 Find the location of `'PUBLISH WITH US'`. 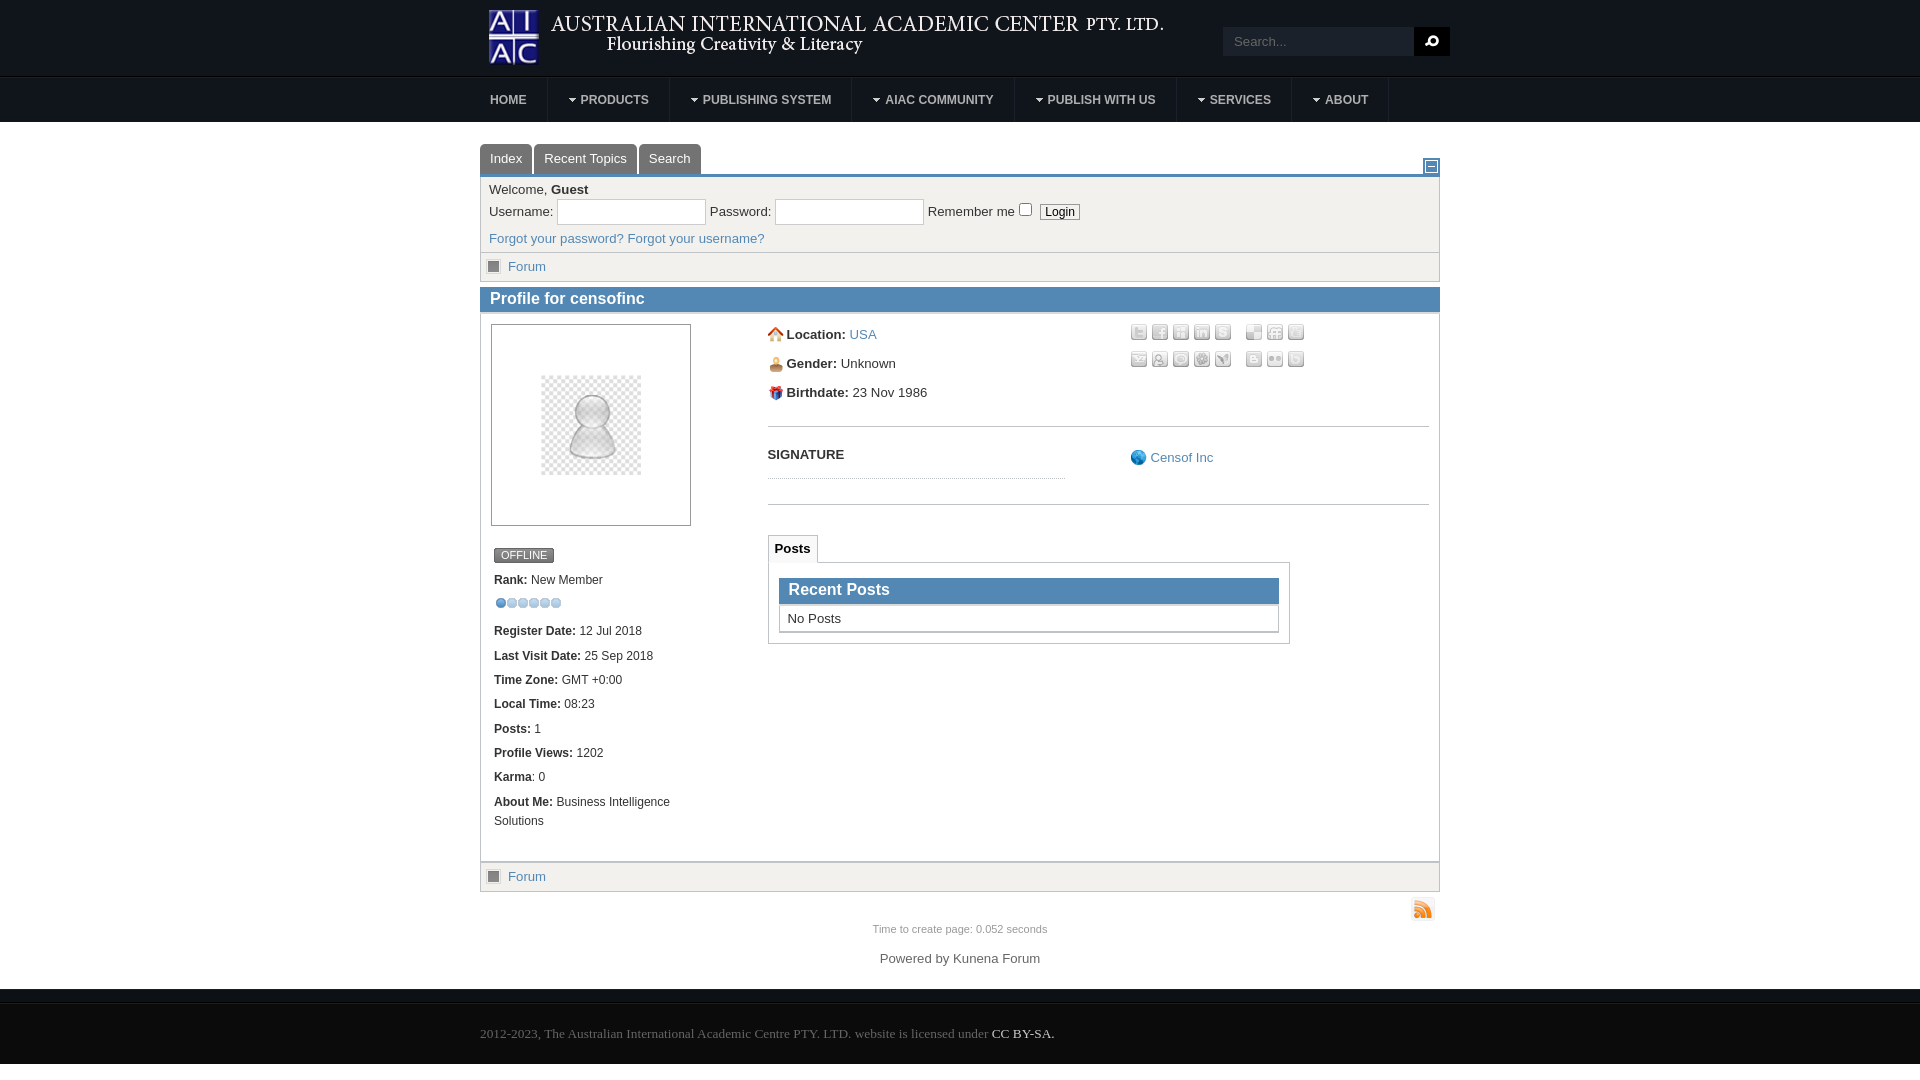

'PUBLISH WITH US' is located at coordinates (1016, 100).